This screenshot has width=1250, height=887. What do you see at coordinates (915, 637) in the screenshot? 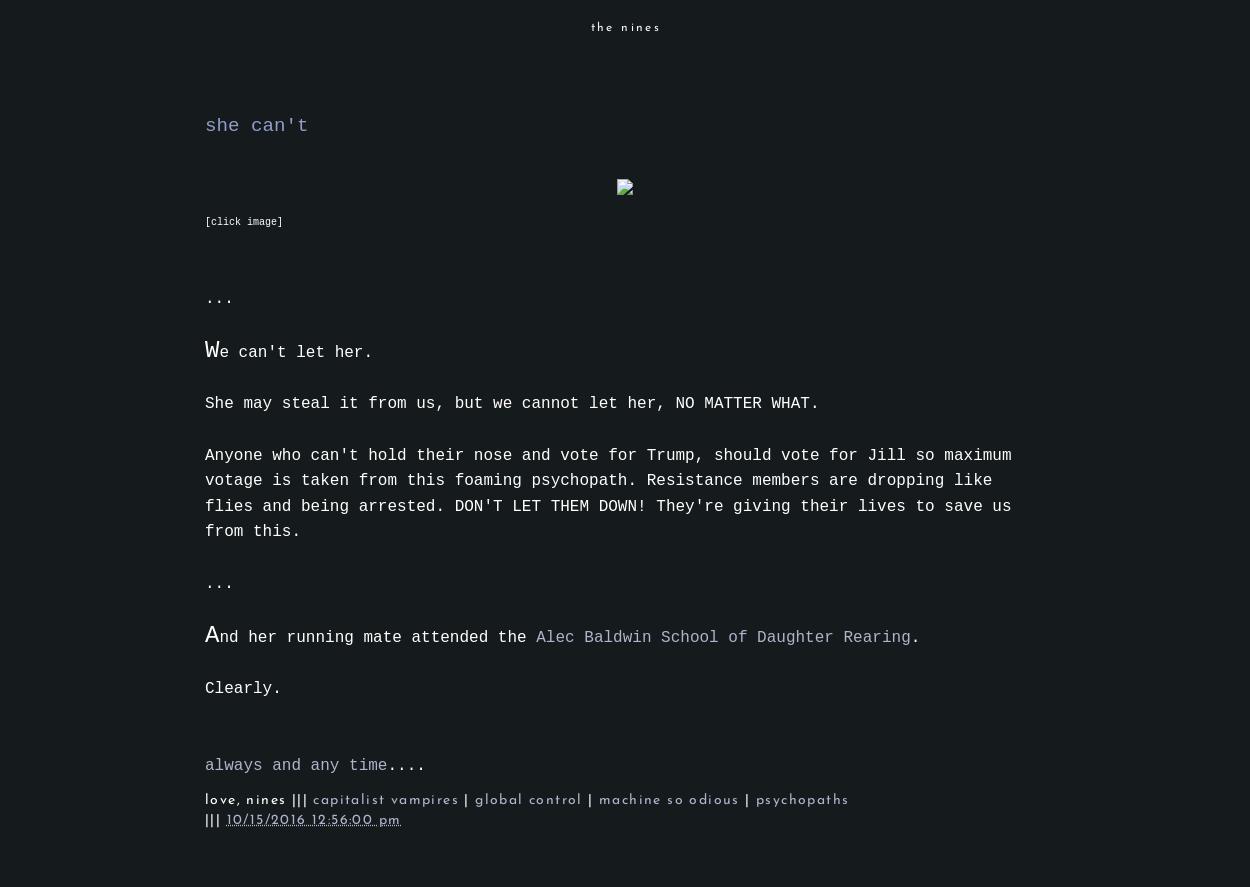
I see `'.'` at bounding box center [915, 637].